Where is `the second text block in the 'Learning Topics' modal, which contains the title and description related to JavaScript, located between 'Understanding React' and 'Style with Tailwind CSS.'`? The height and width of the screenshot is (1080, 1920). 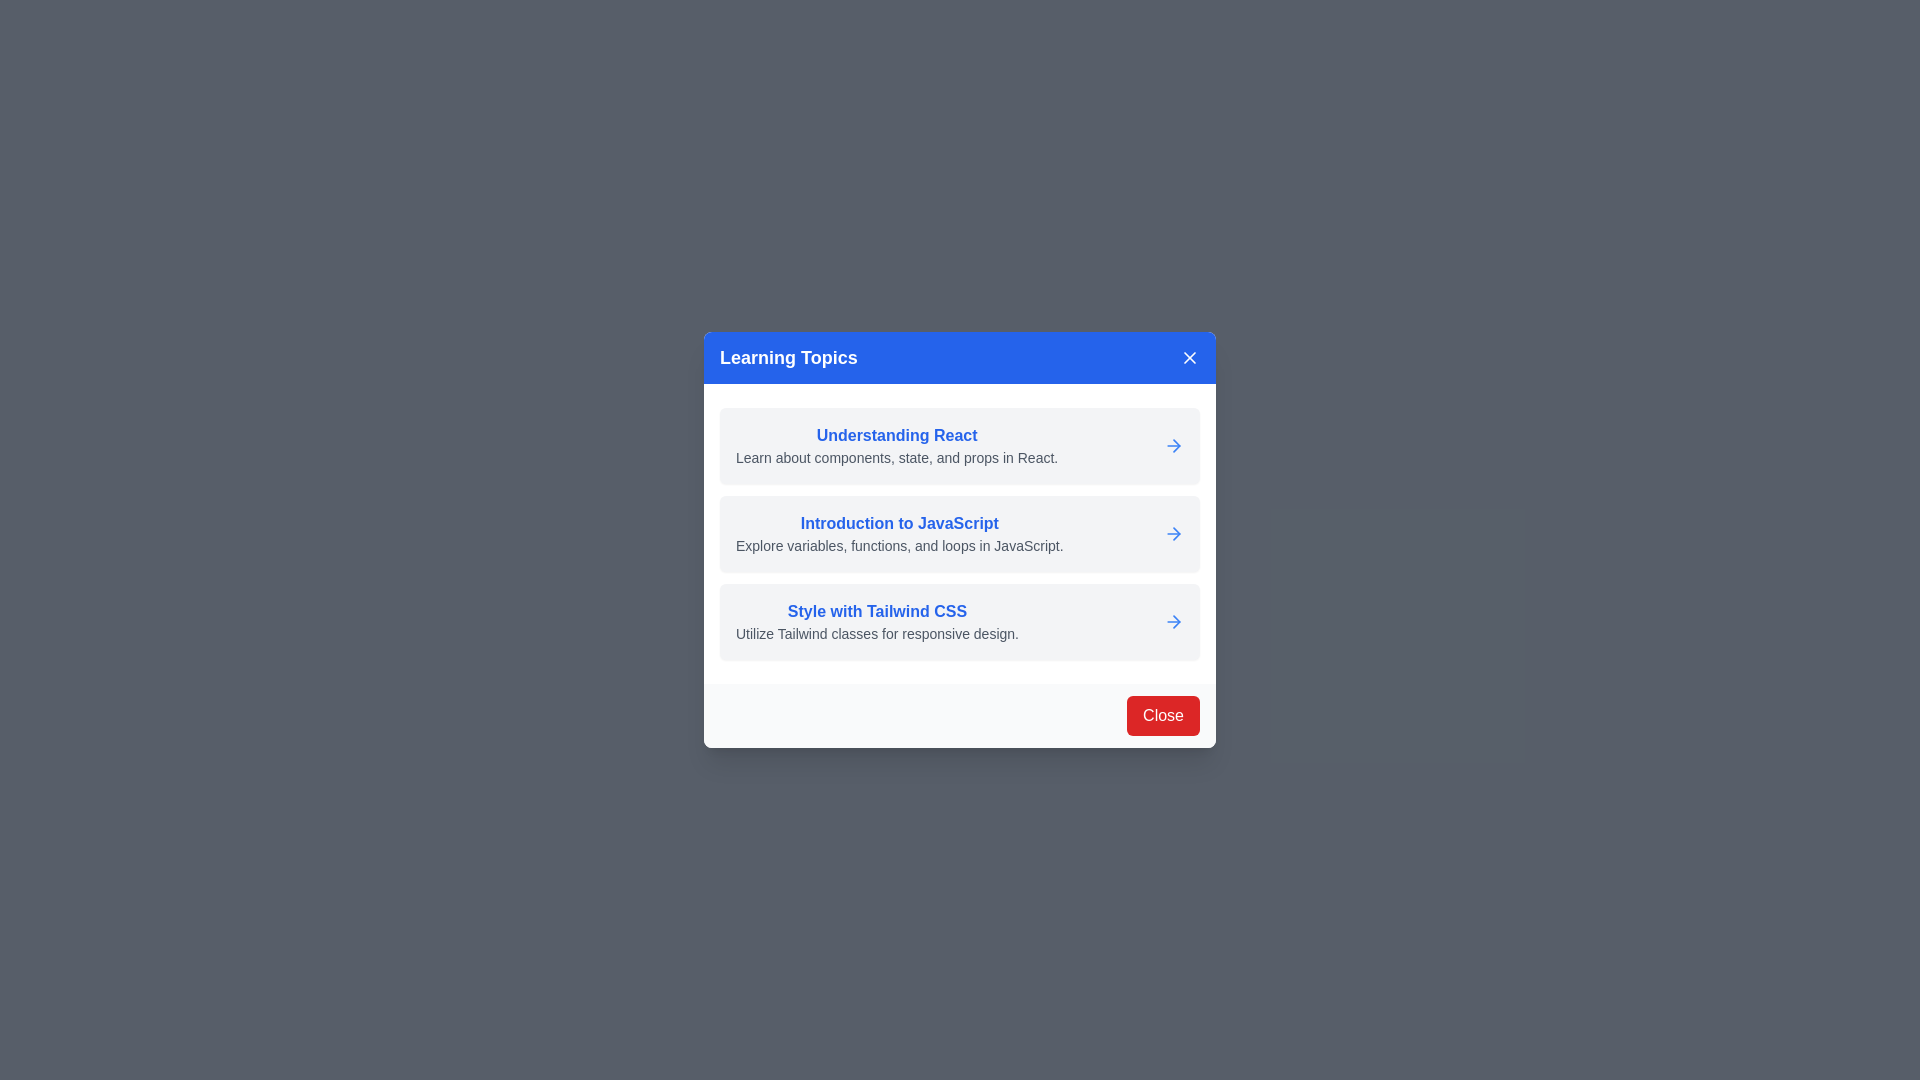
the second text block in the 'Learning Topics' modal, which contains the title and description related to JavaScript, located between 'Understanding React' and 'Style with Tailwind CSS.' is located at coordinates (898, 532).